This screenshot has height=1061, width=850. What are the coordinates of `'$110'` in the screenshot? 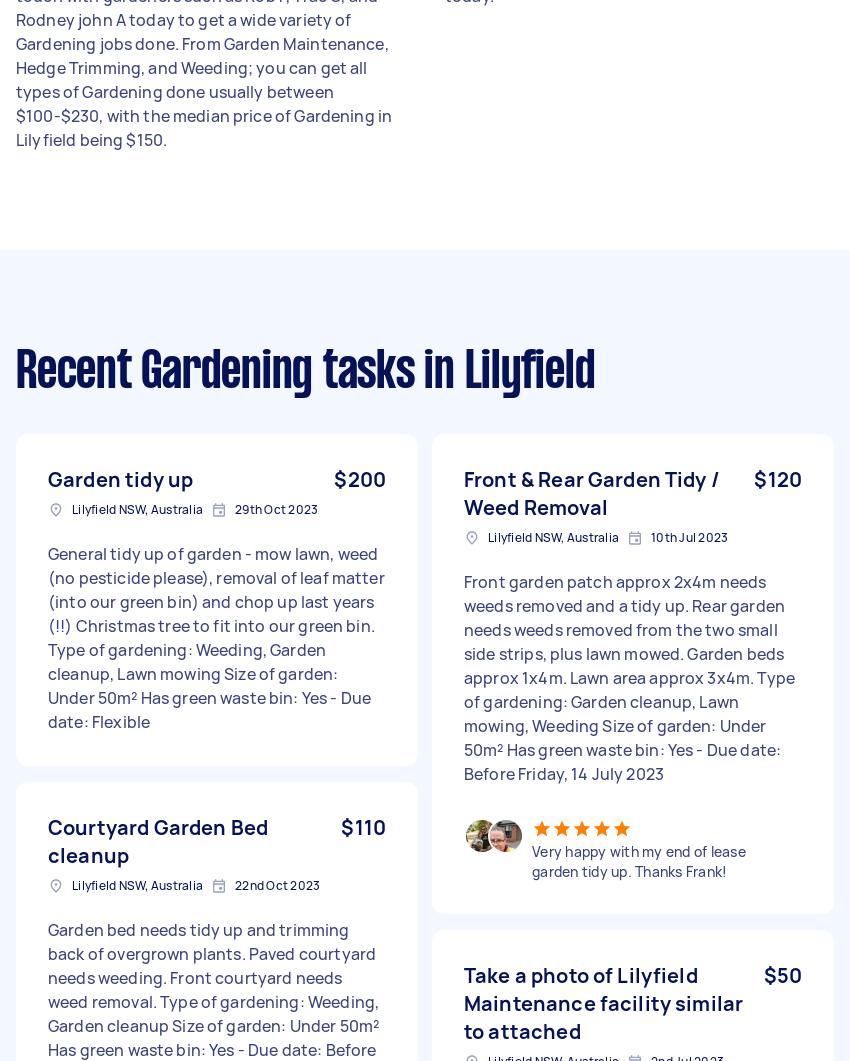 It's located at (362, 827).